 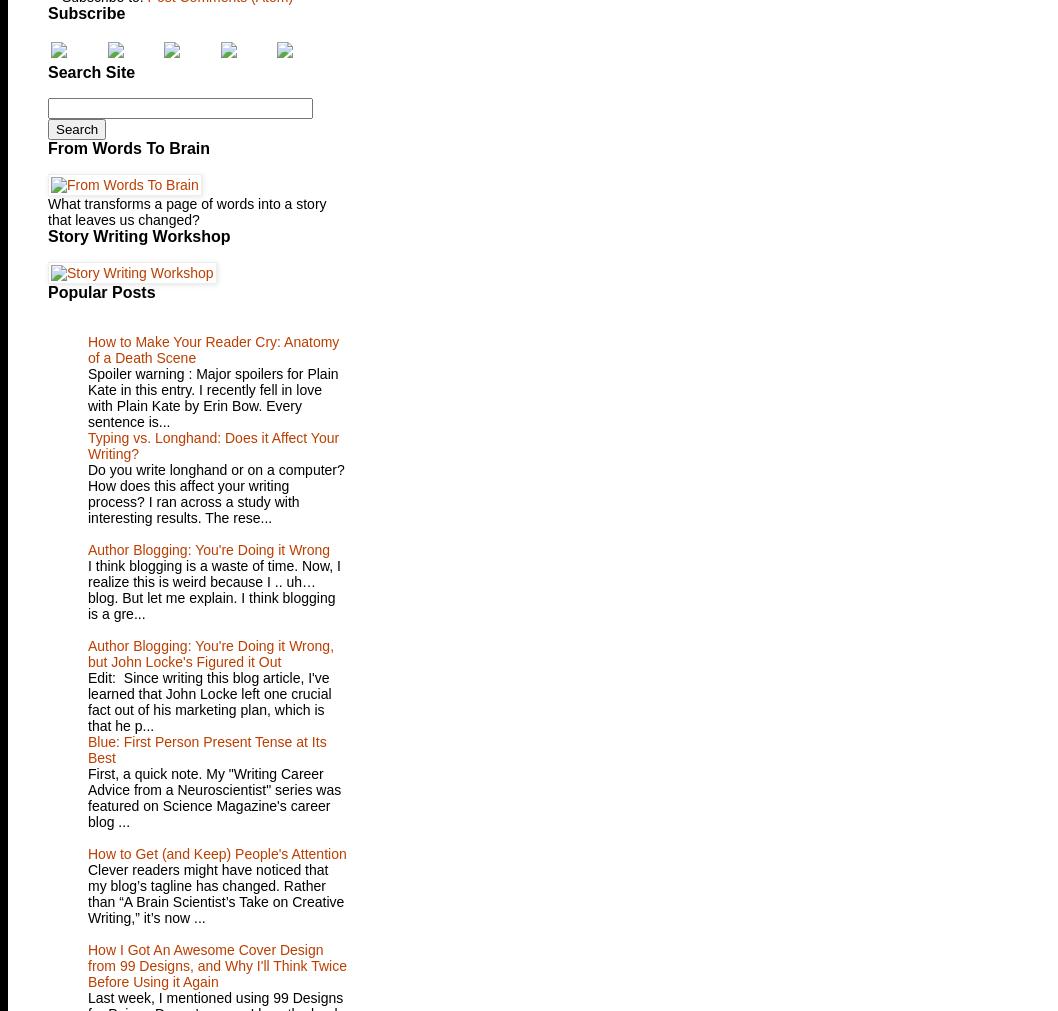 What do you see at coordinates (86, 12) in the screenshot?
I see `'Subscribe'` at bounding box center [86, 12].